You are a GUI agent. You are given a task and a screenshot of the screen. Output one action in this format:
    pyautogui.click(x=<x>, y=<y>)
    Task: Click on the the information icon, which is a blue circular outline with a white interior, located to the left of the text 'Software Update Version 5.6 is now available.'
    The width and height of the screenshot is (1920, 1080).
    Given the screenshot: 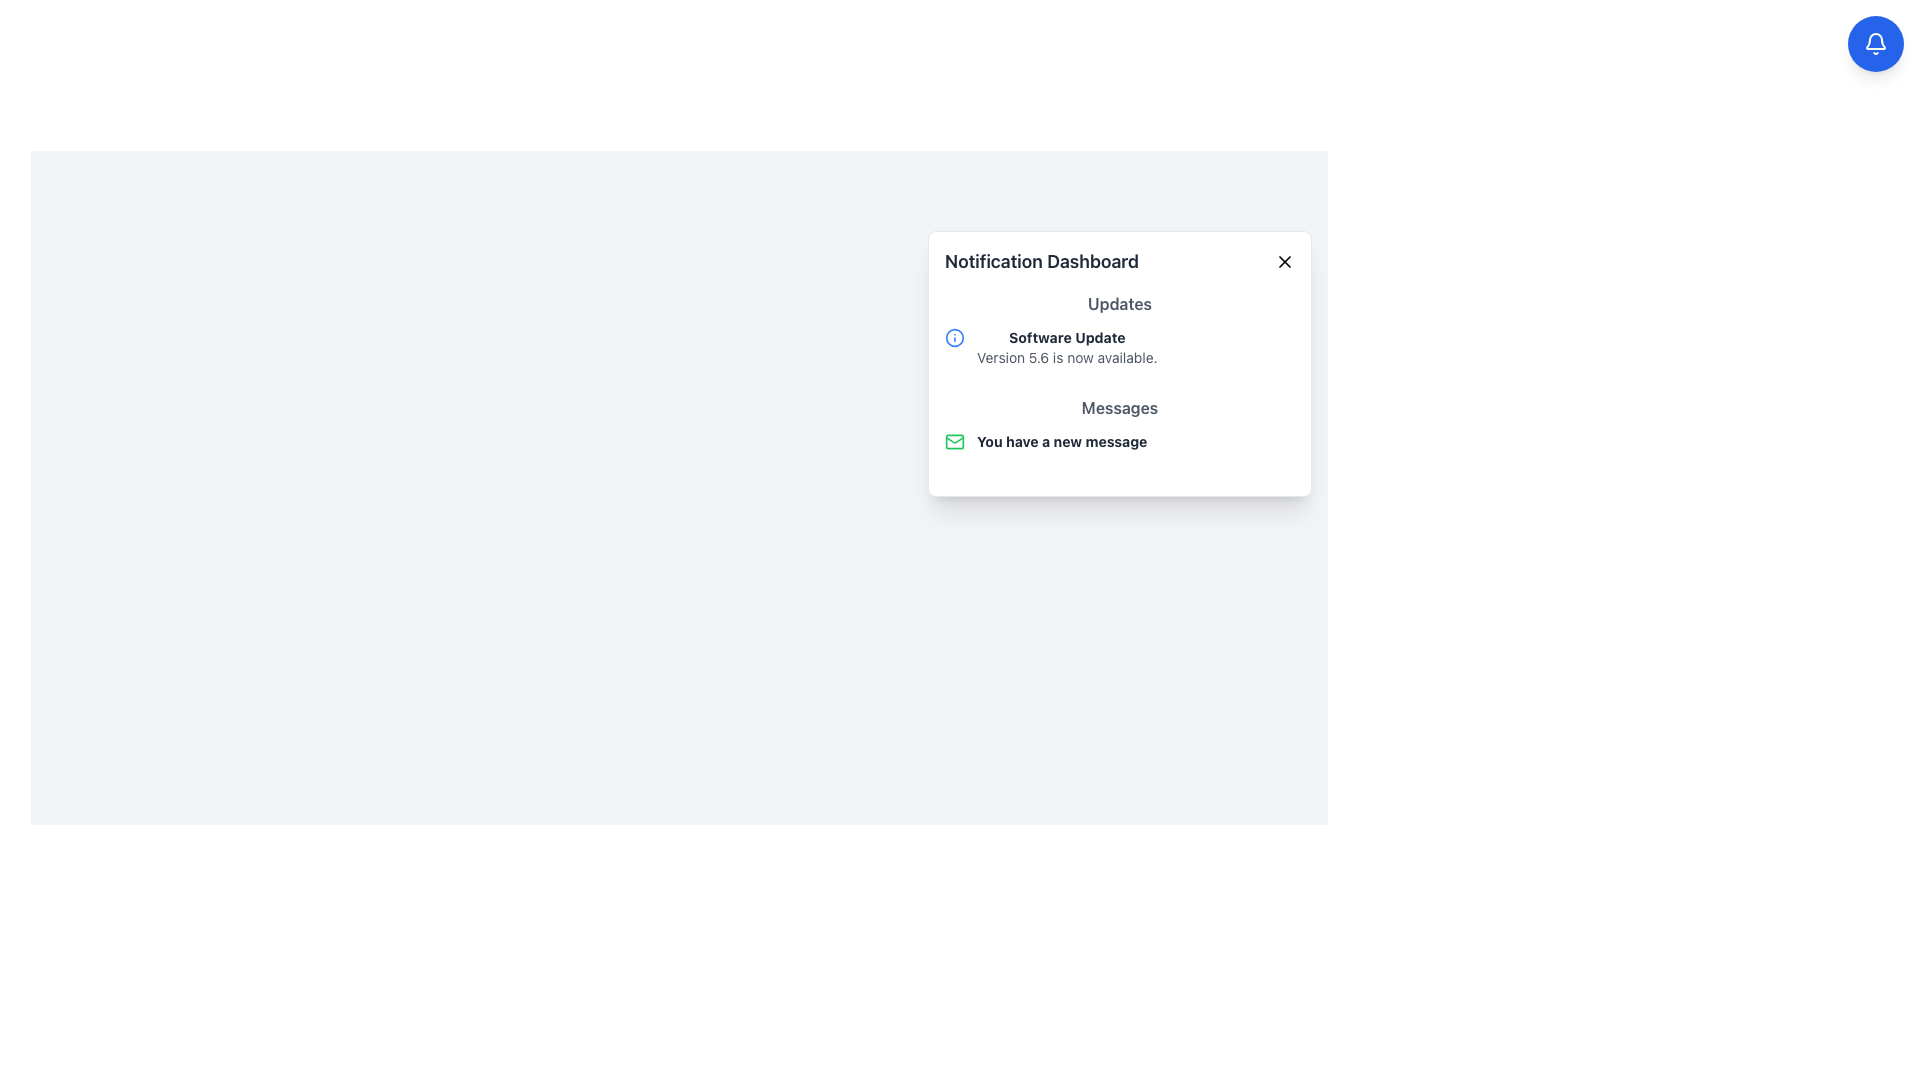 What is the action you would take?
    pyautogui.click(x=954, y=337)
    